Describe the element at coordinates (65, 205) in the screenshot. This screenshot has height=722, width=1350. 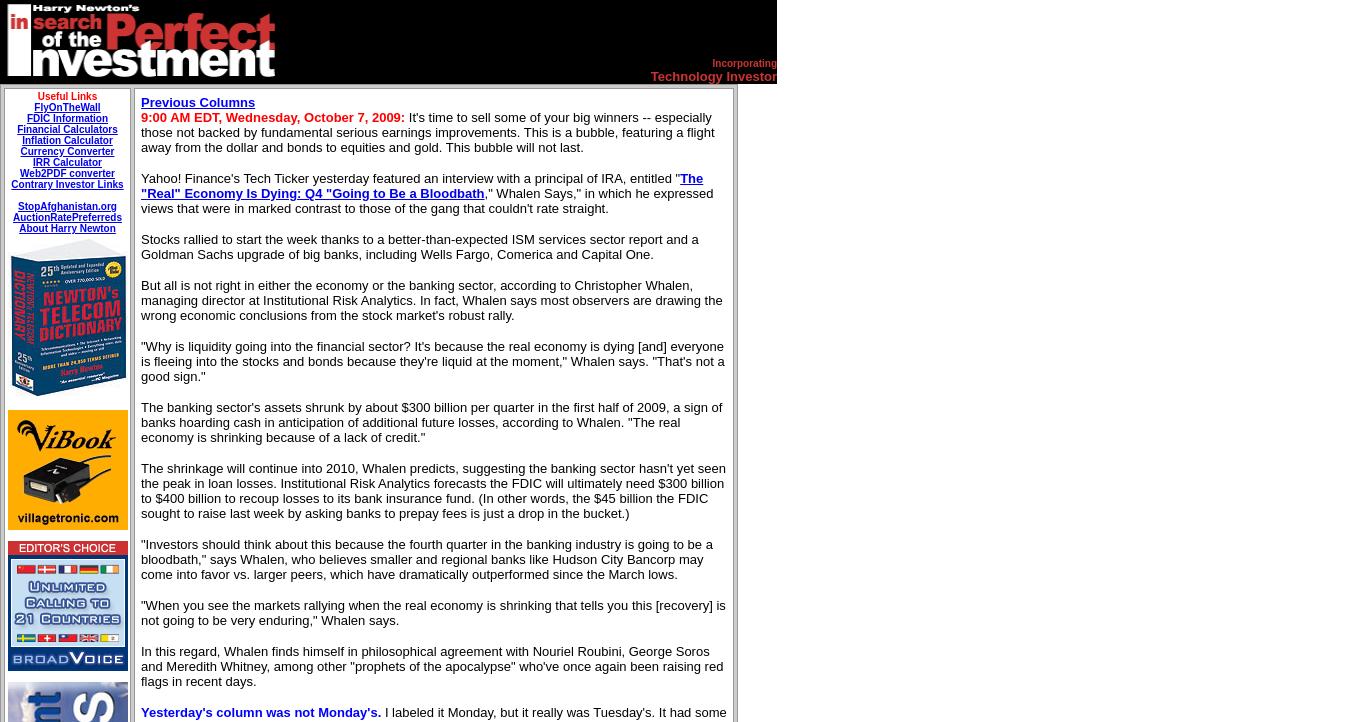
I see `'StopAfghanistan.org'` at that location.